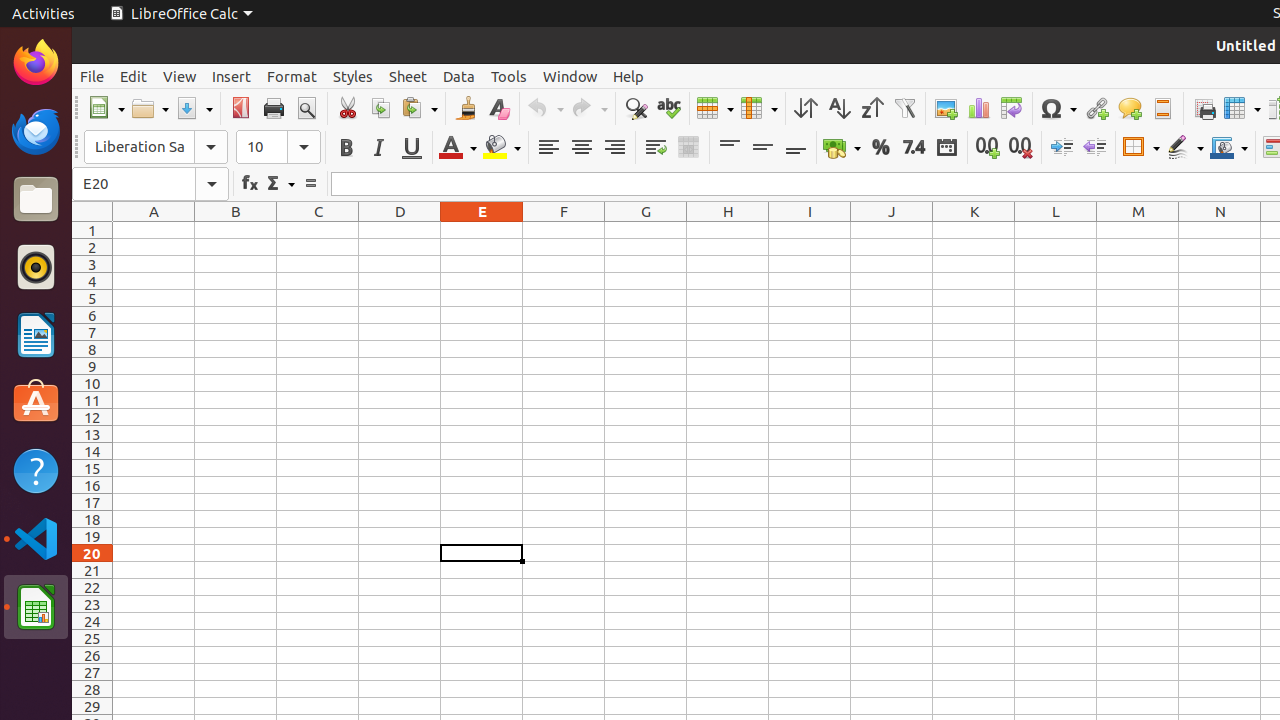 This screenshot has width=1280, height=720. What do you see at coordinates (179, 75) in the screenshot?
I see `'View'` at bounding box center [179, 75].